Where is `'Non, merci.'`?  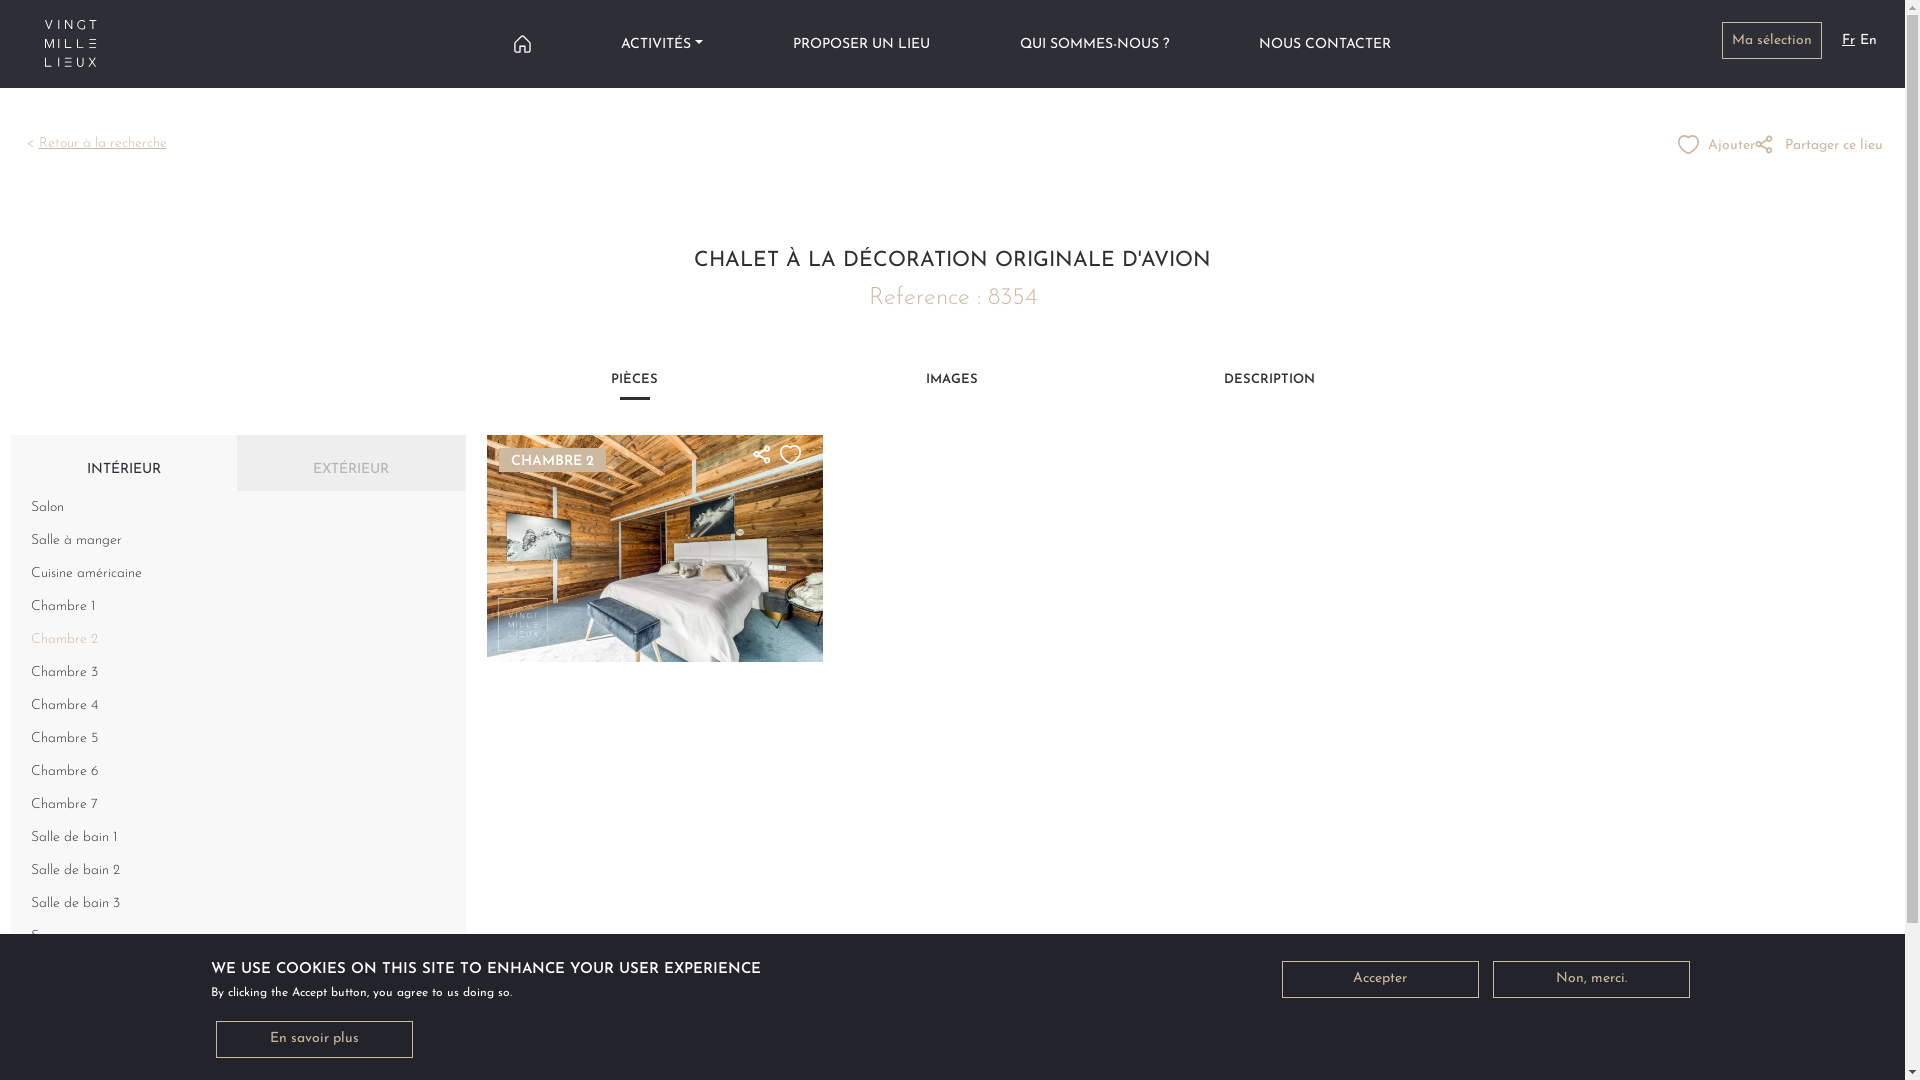
'Non, merci.' is located at coordinates (1589, 978).